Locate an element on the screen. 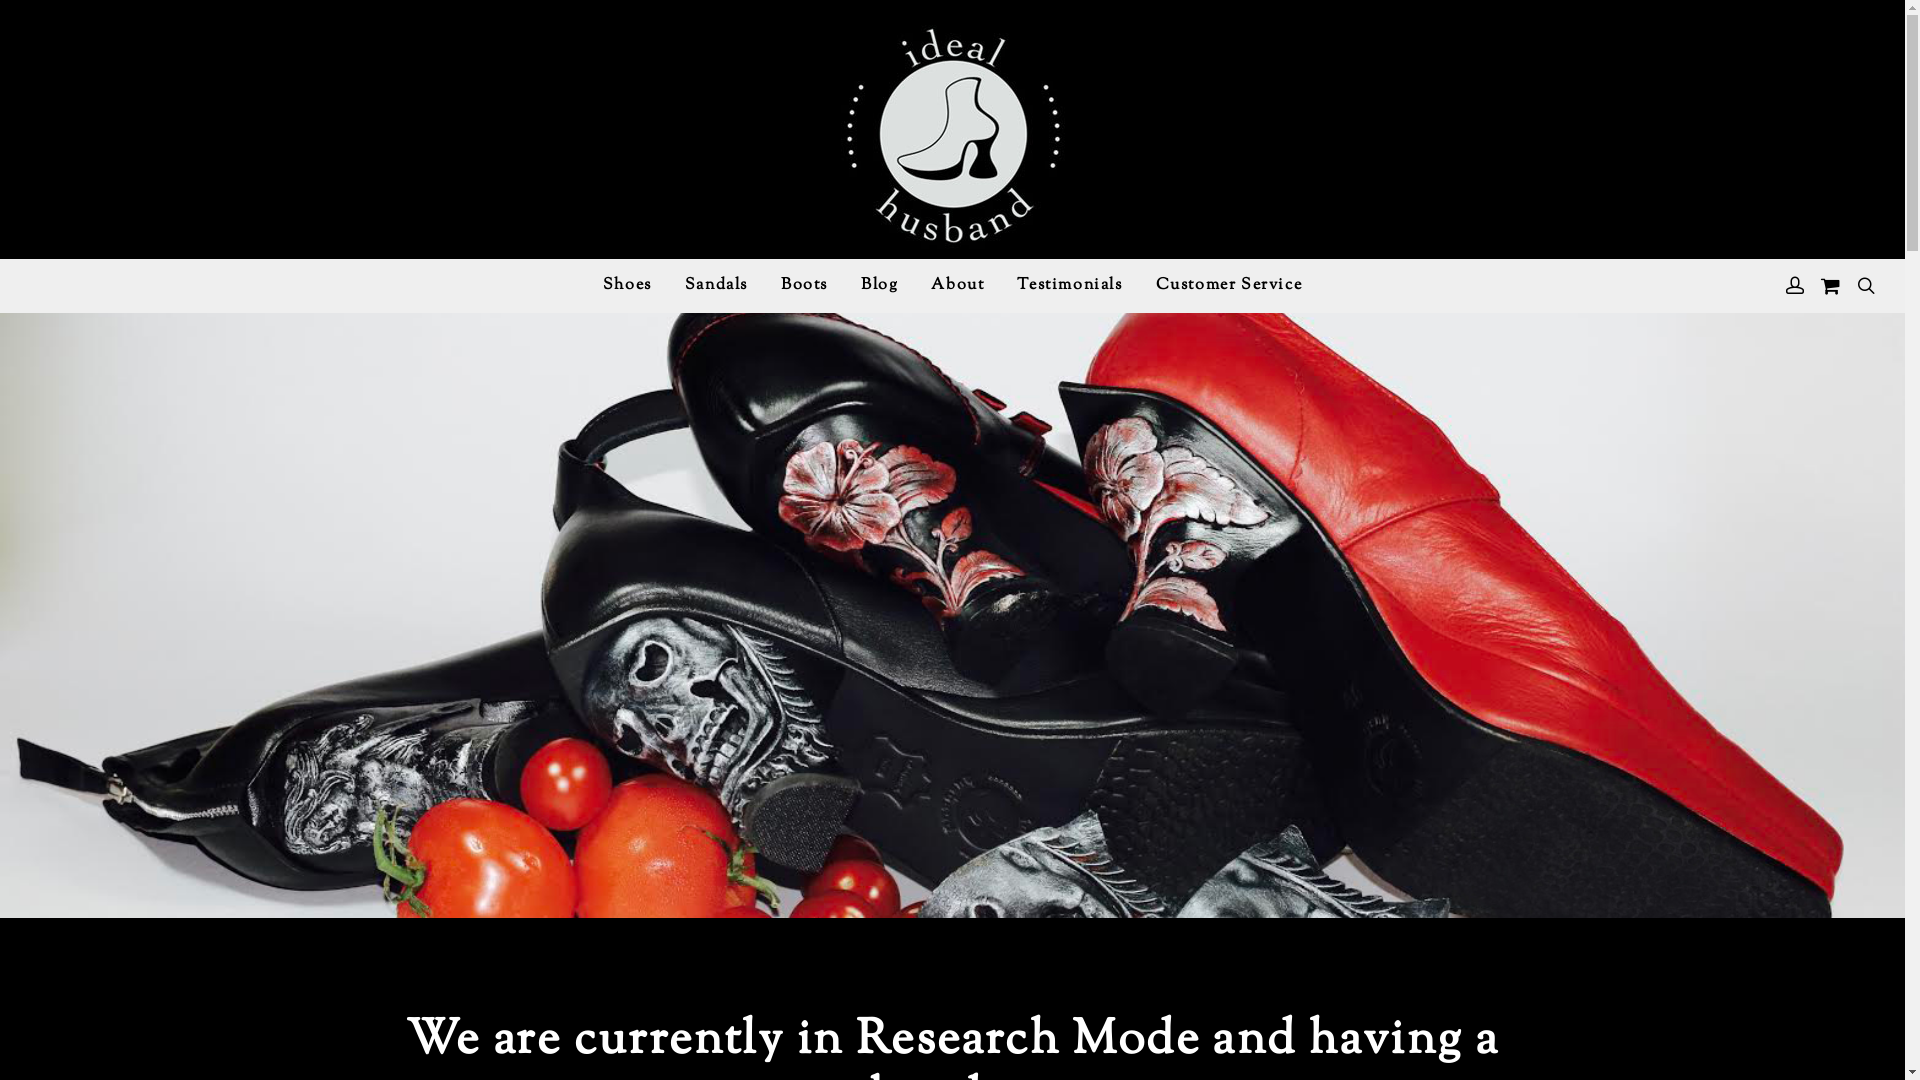  'Customer Service' is located at coordinates (1156, 285).